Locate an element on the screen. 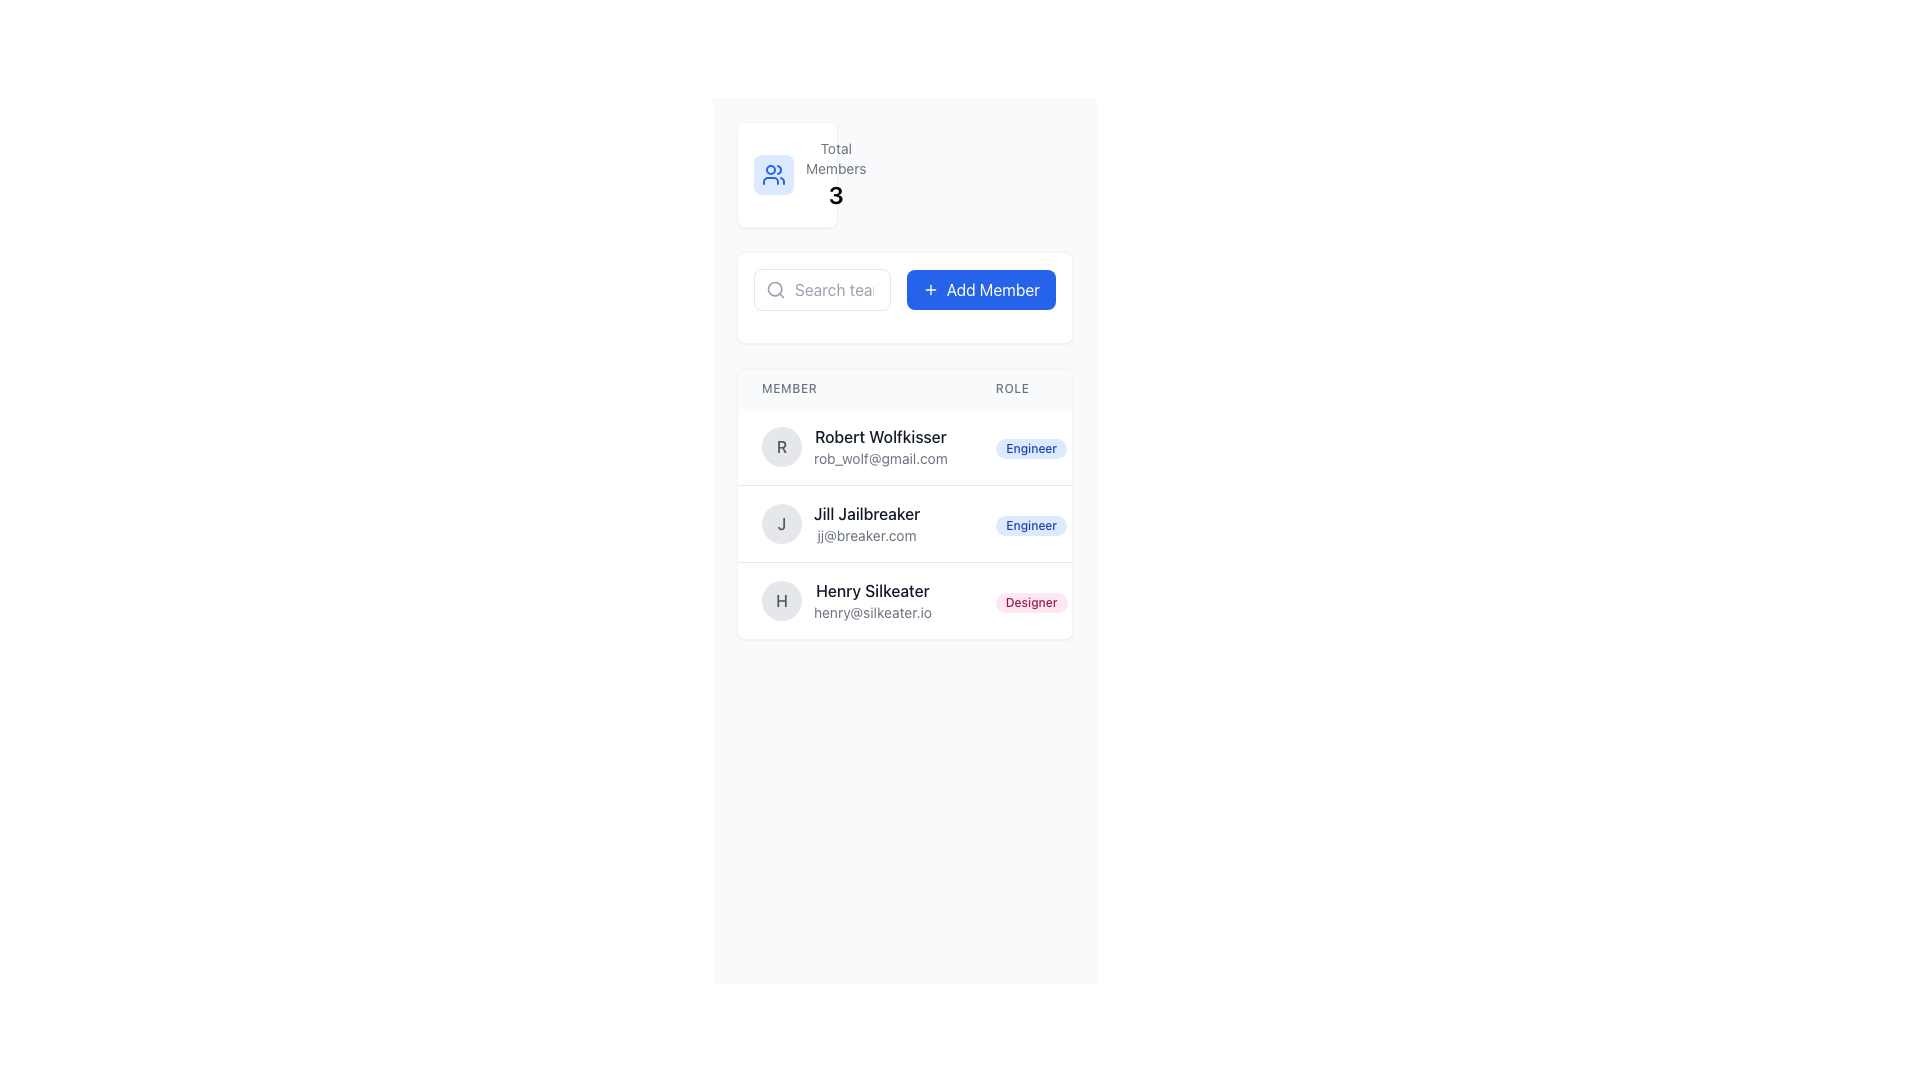 This screenshot has width=1920, height=1080. the text label element reading 'Jill Jailbreaker' for additional information, which is styled in bold and dark gray, located in the second row of the user list is located at coordinates (867, 512).